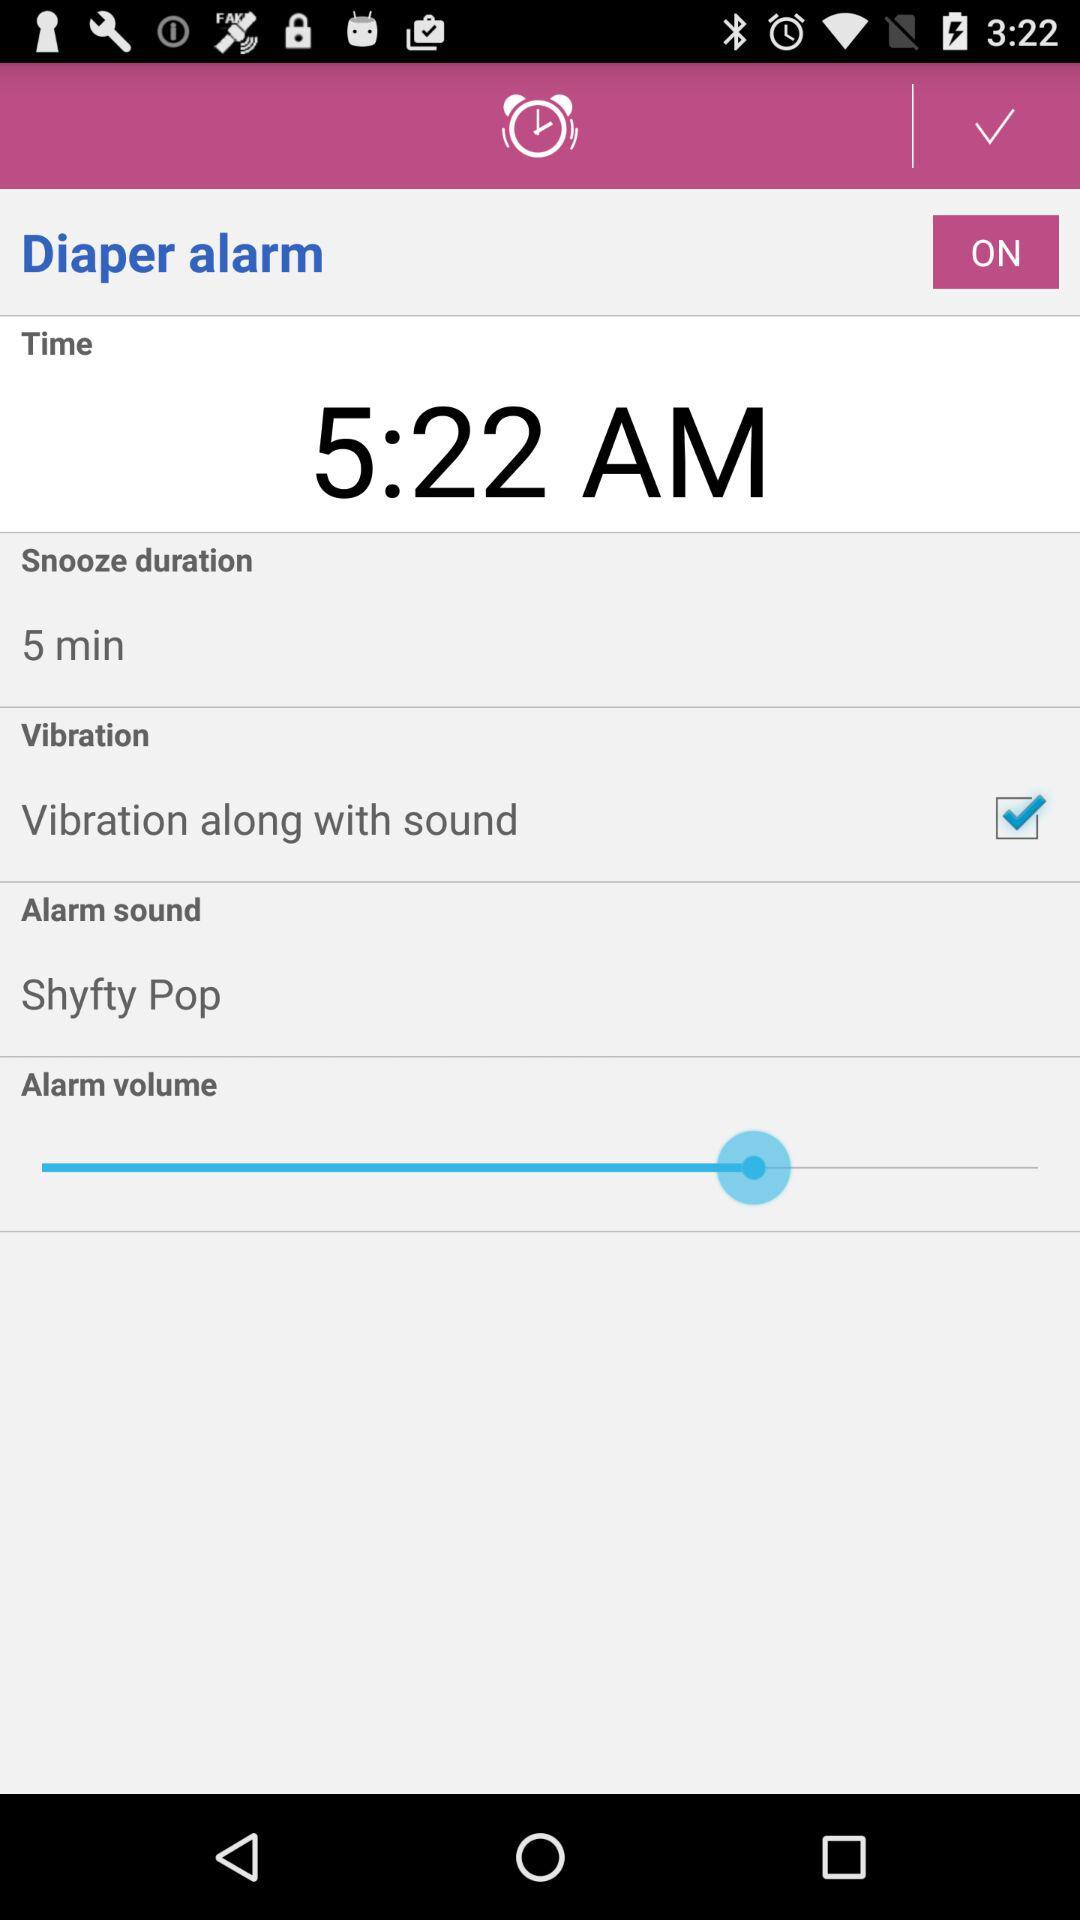  Describe the element at coordinates (1017, 818) in the screenshot. I see `icon next to vibration along with icon` at that location.